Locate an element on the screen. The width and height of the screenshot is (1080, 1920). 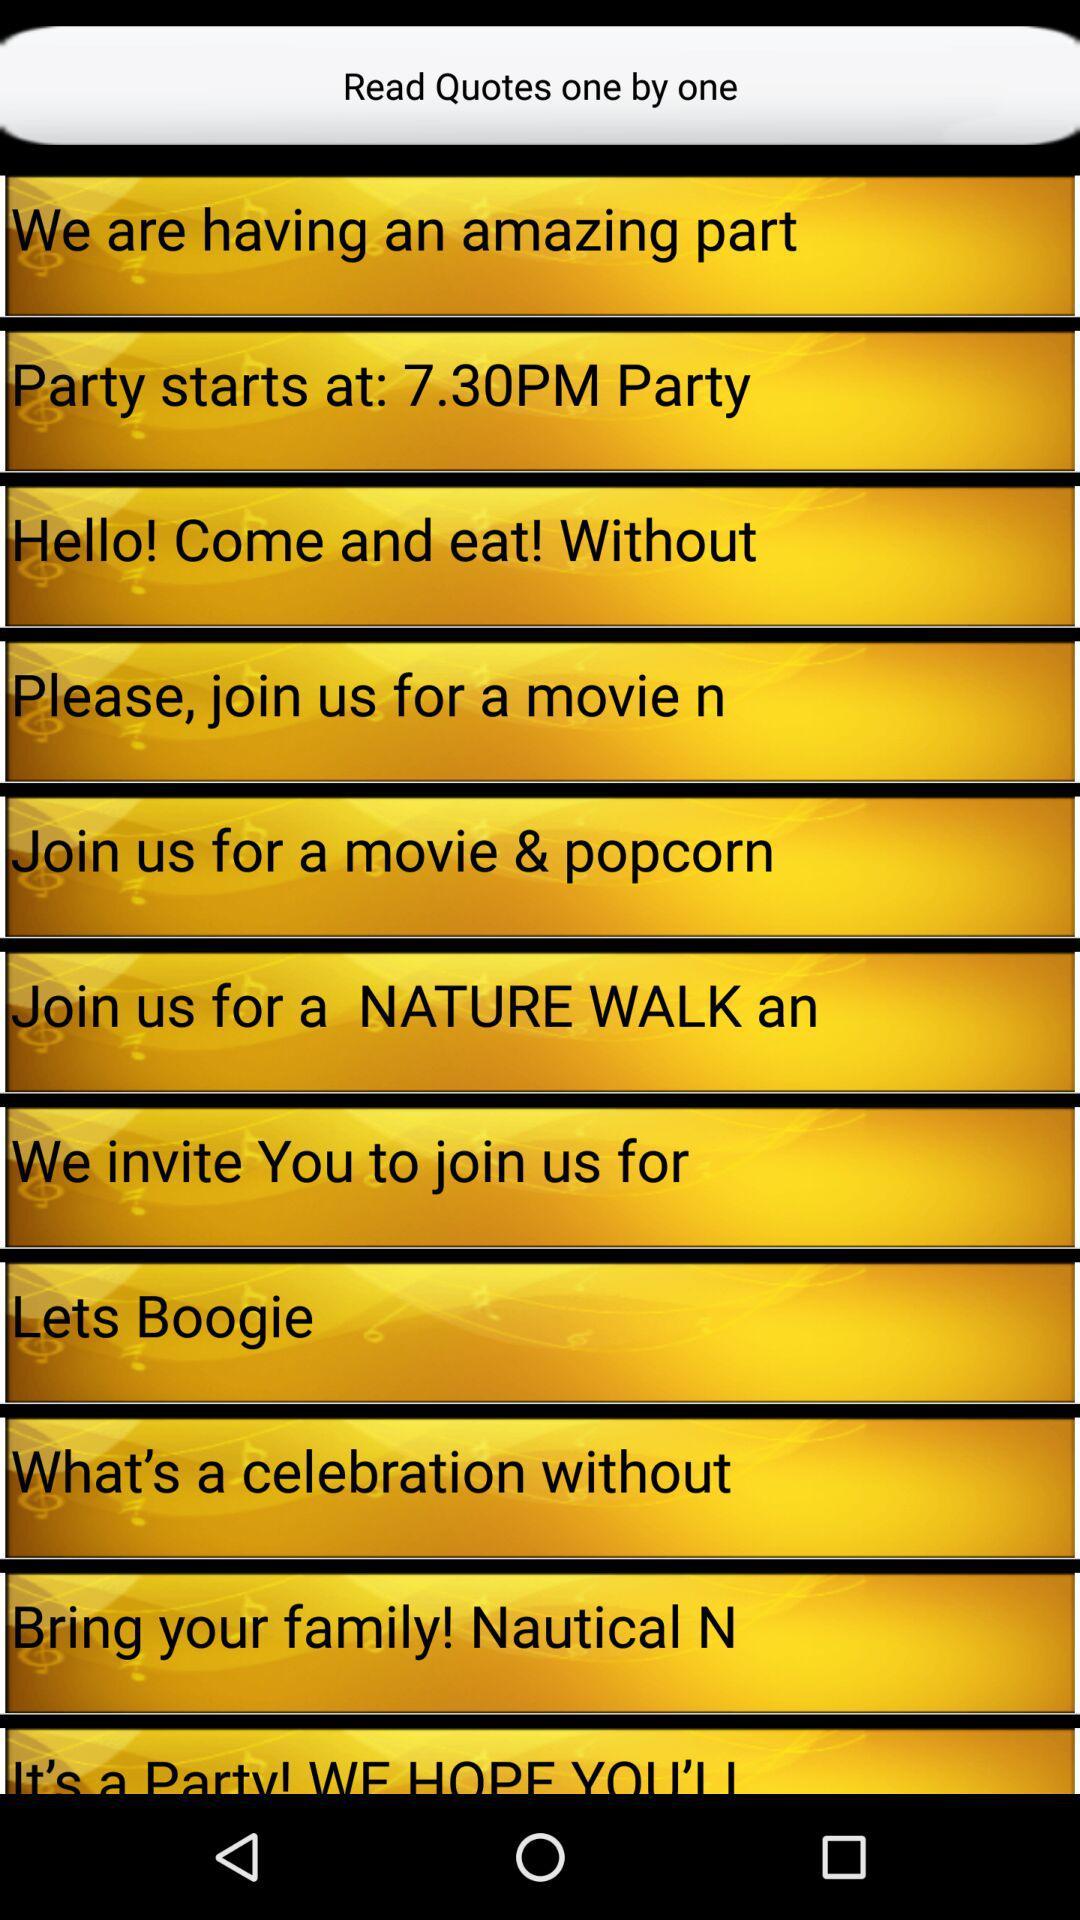
the lets boogie is located at coordinates (542, 1314).